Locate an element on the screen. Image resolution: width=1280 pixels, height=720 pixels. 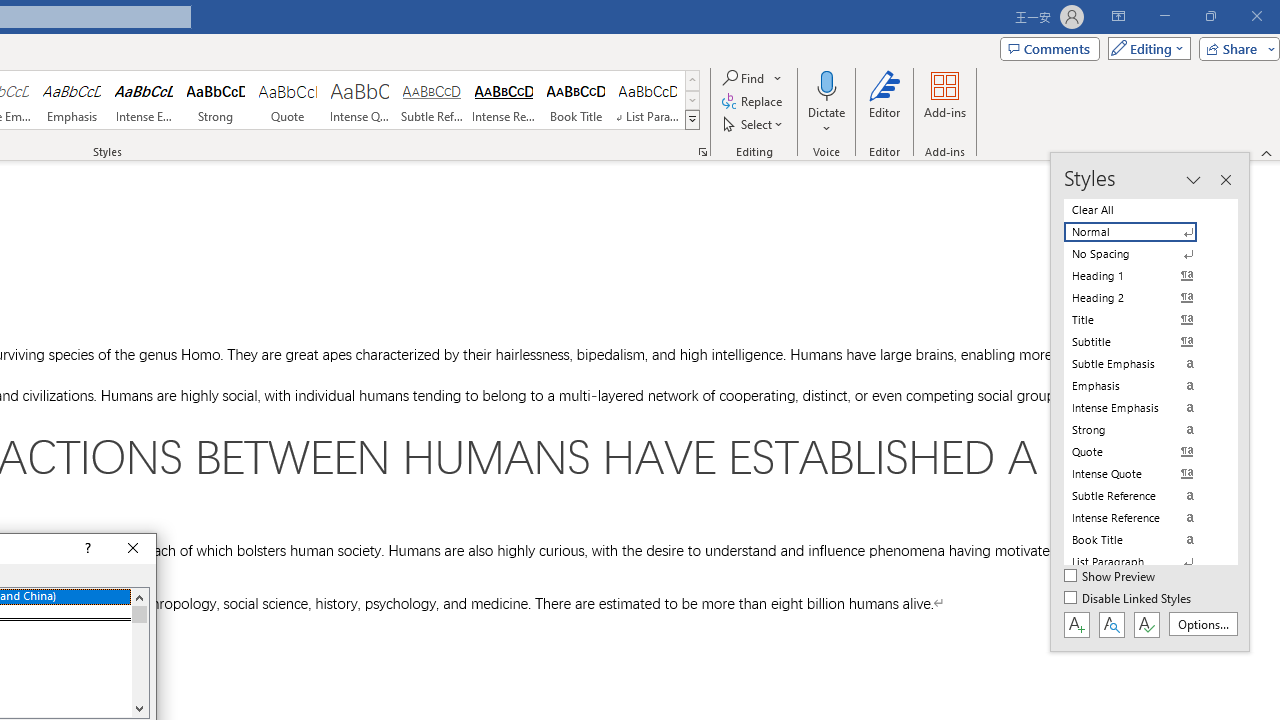
'Page down' is located at coordinates (138, 661).